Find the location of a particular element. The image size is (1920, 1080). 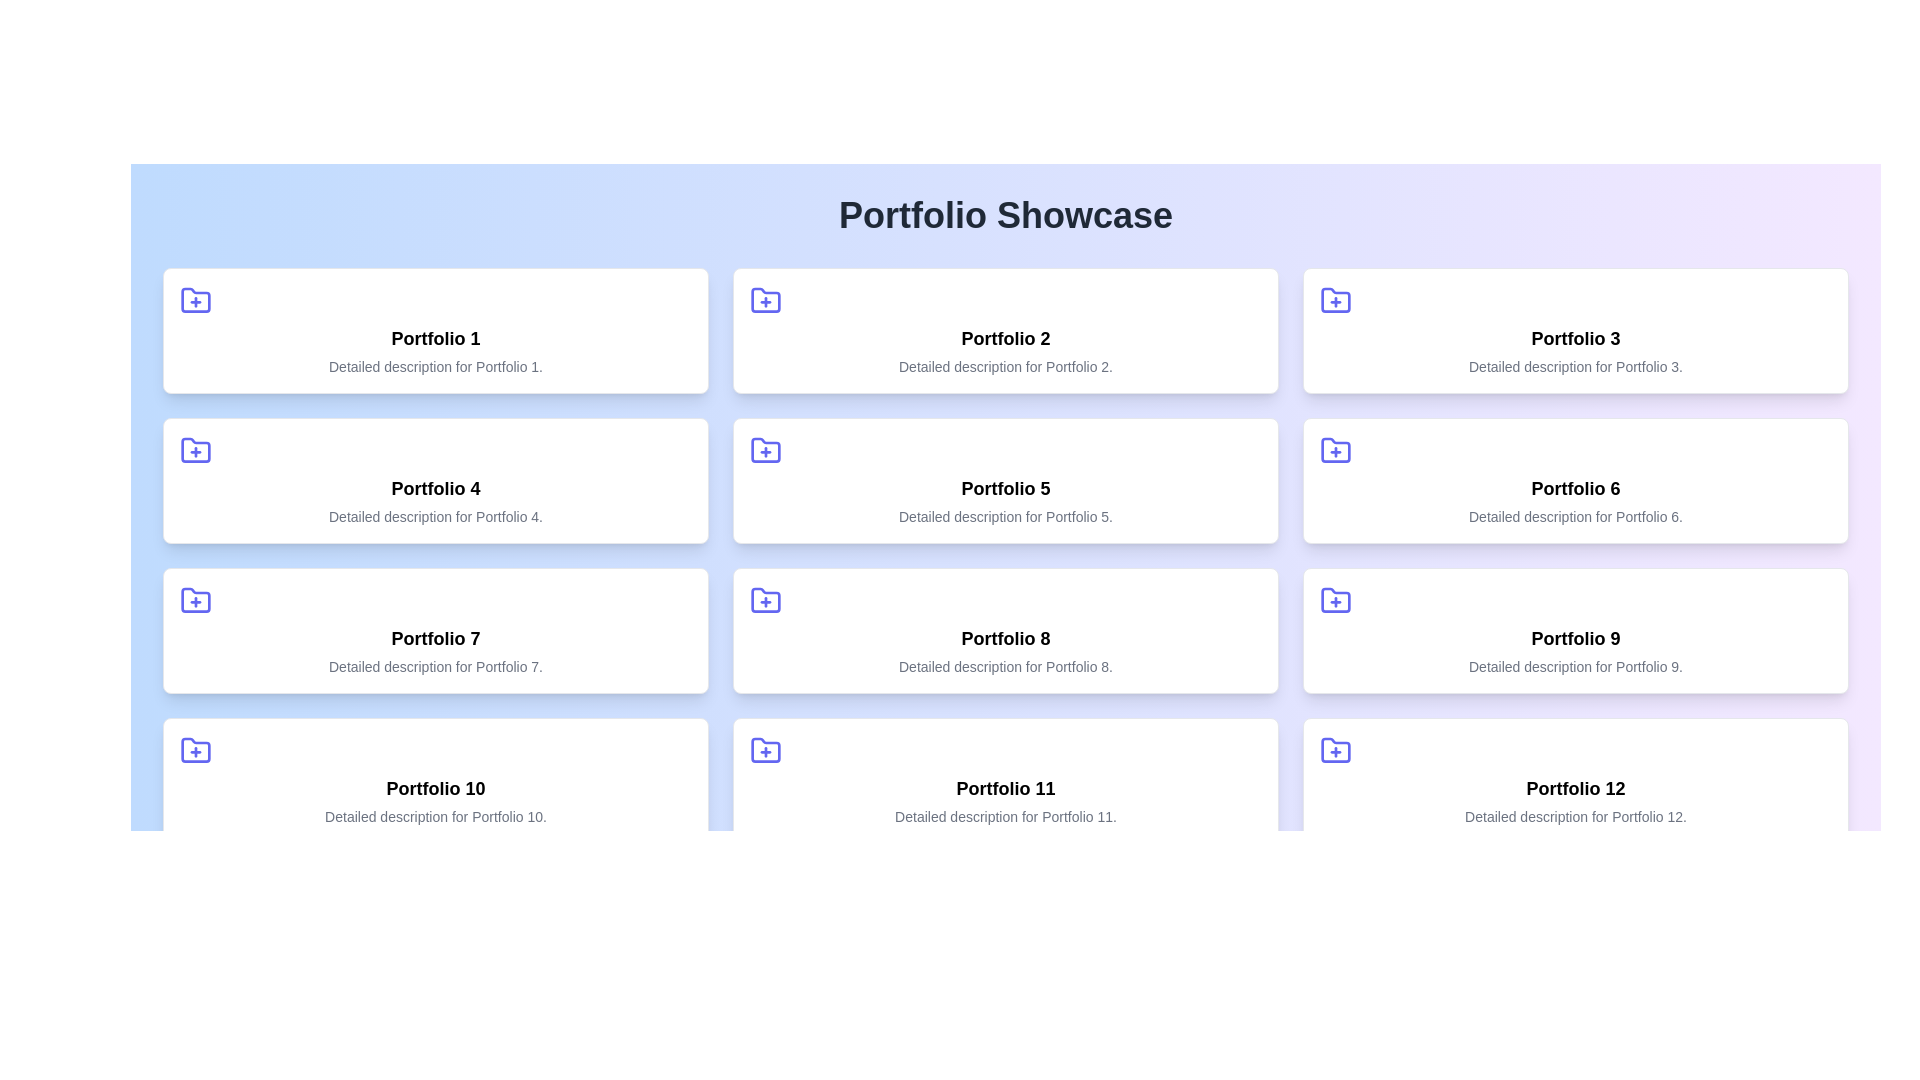

the Folder Plus icon that is prominently positioned in the upper-left corner of the 'Portfolio 11' card is located at coordinates (765, 751).